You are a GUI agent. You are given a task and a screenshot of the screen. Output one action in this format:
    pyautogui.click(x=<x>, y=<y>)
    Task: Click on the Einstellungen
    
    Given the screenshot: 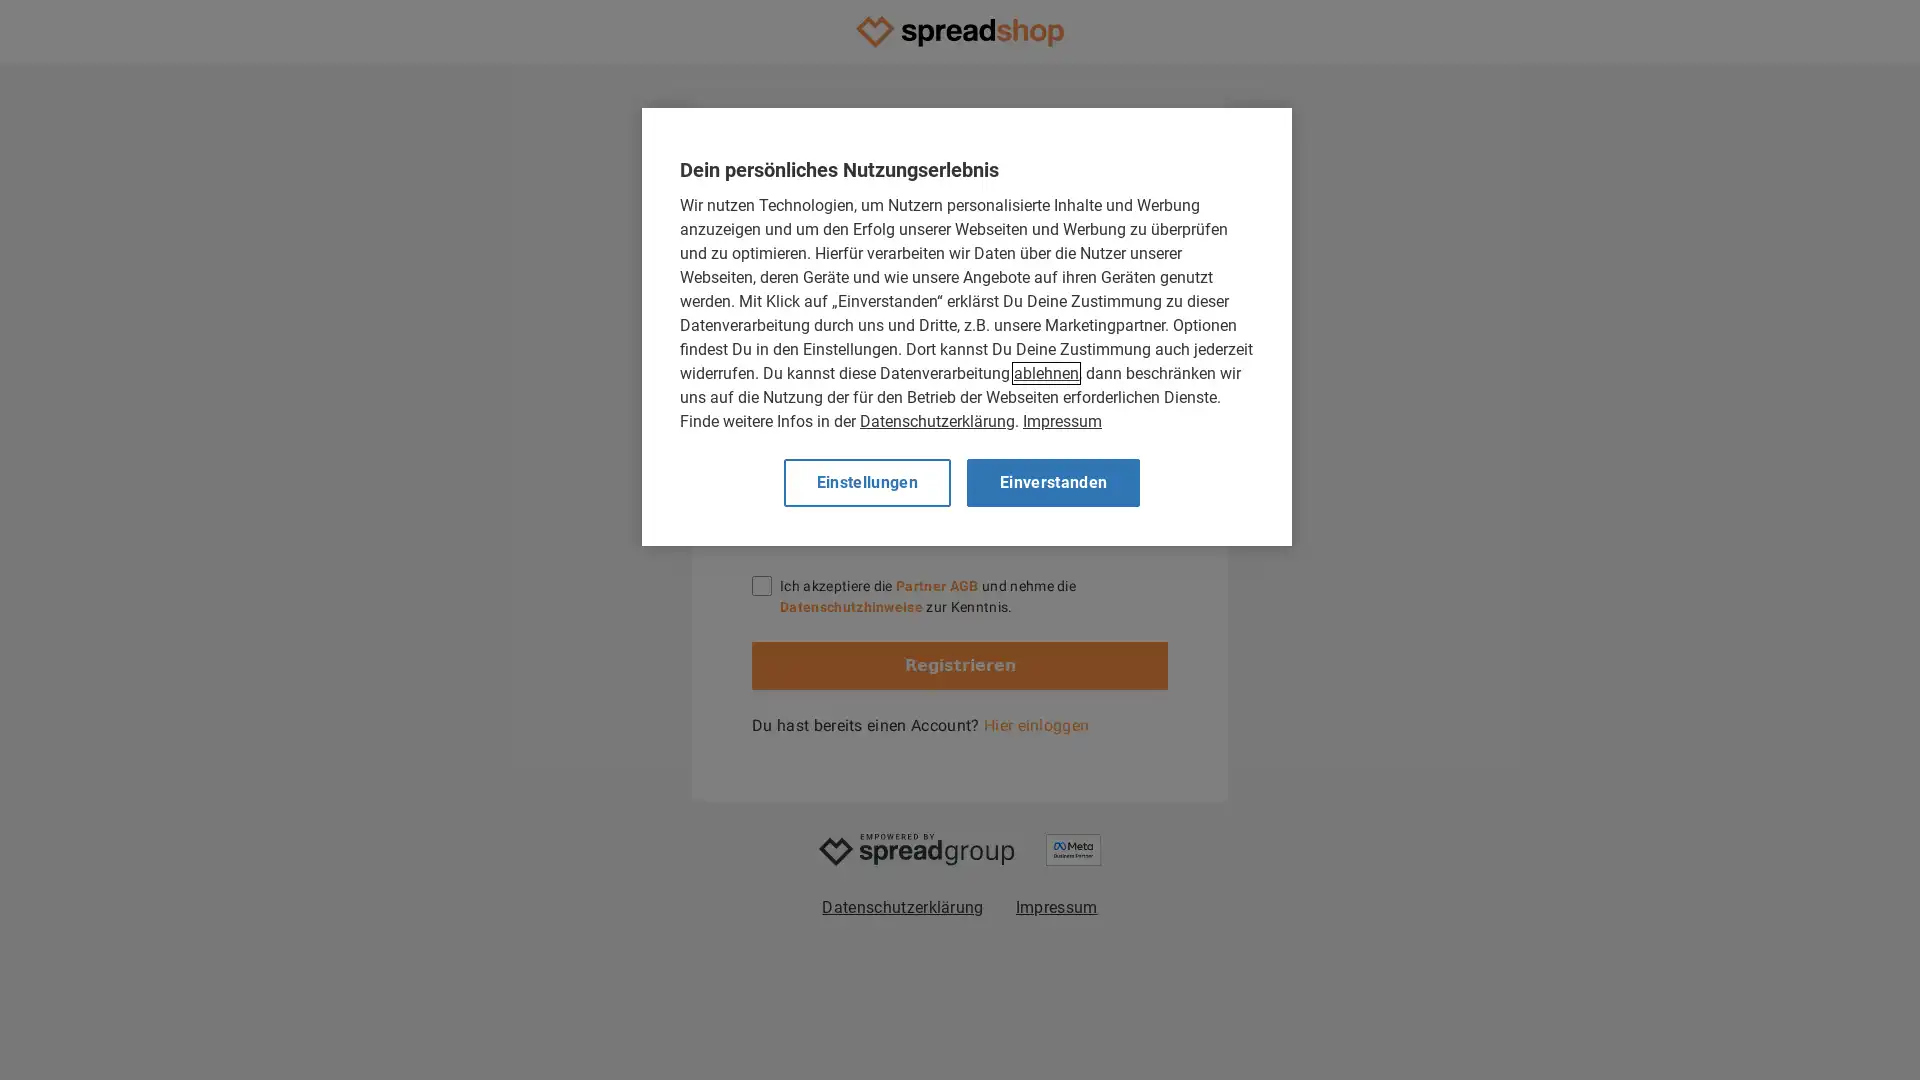 What is the action you would take?
    pyautogui.click(x=867, y=482)
    